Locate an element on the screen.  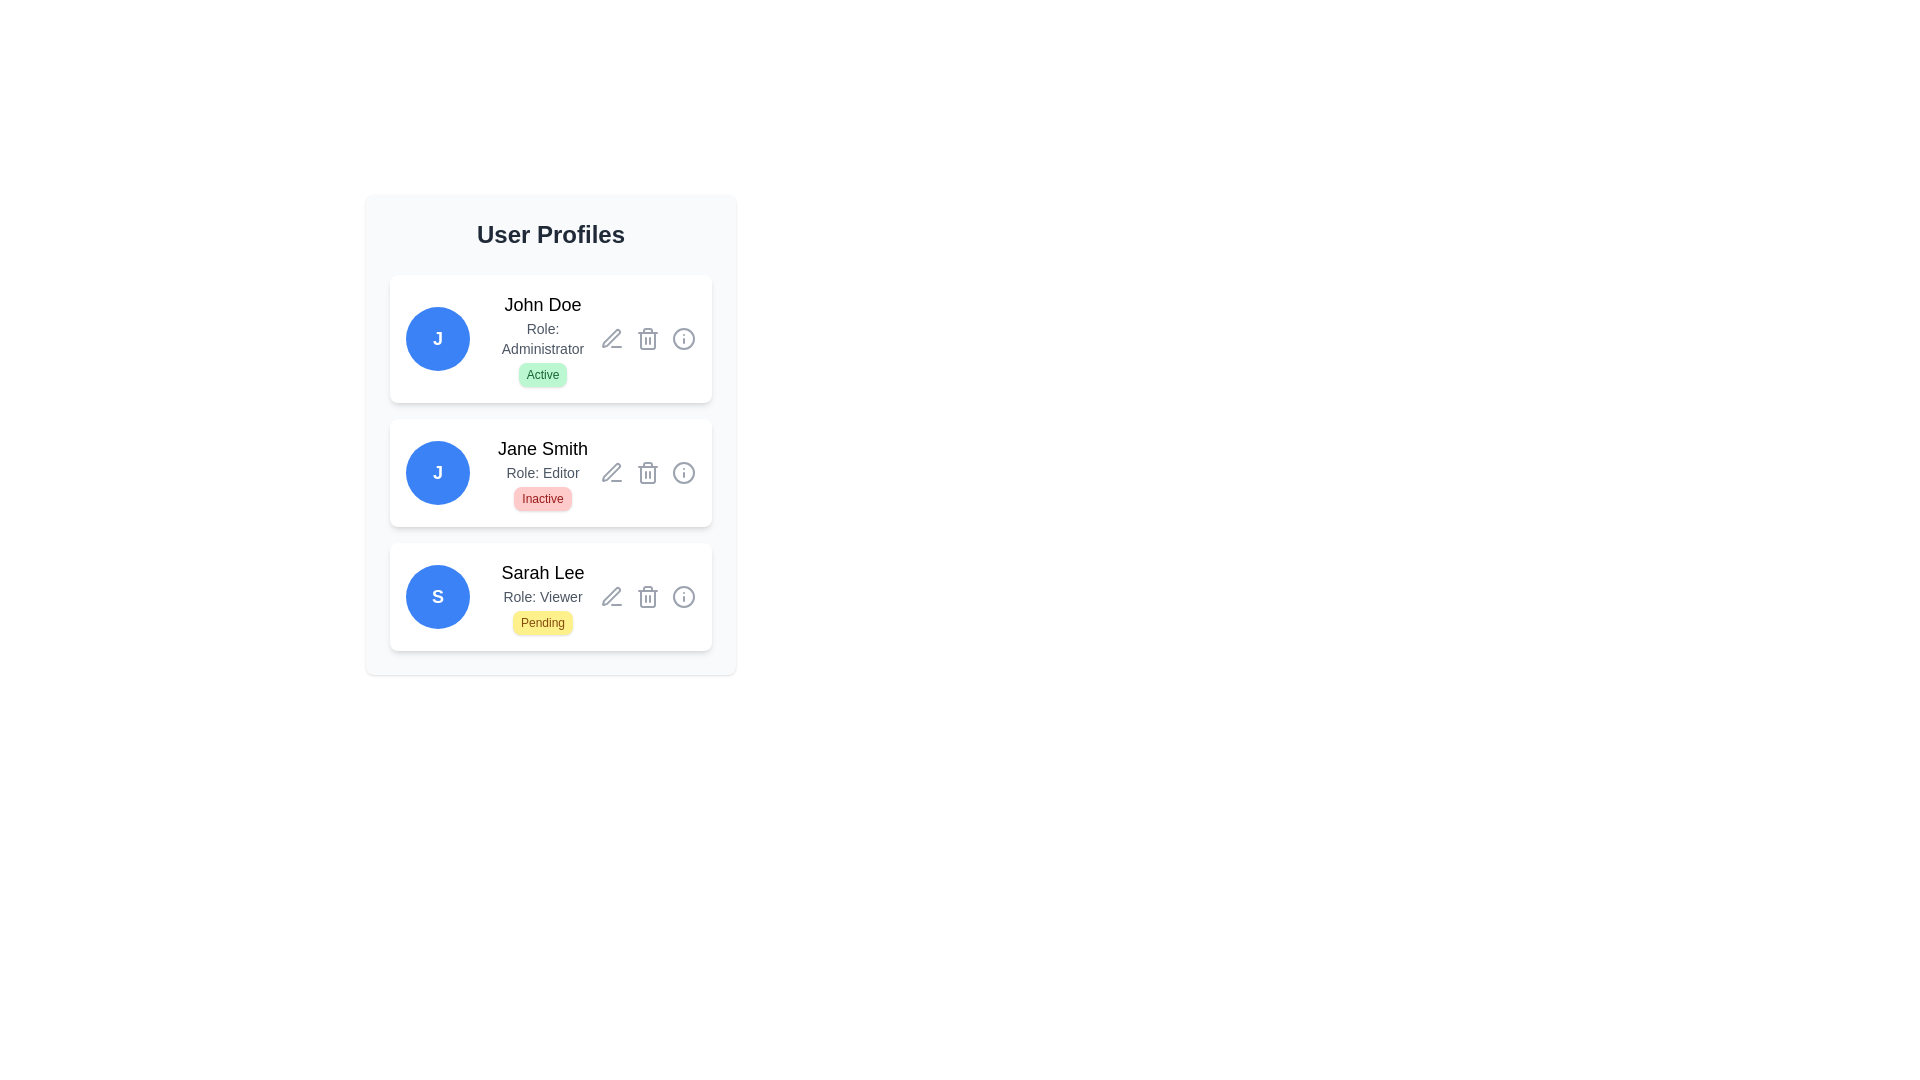
displayed text of the 'Inactive' badge located in the profile box for 'Jane Smith', positioned below the role text is located at coordinates (542, 497).